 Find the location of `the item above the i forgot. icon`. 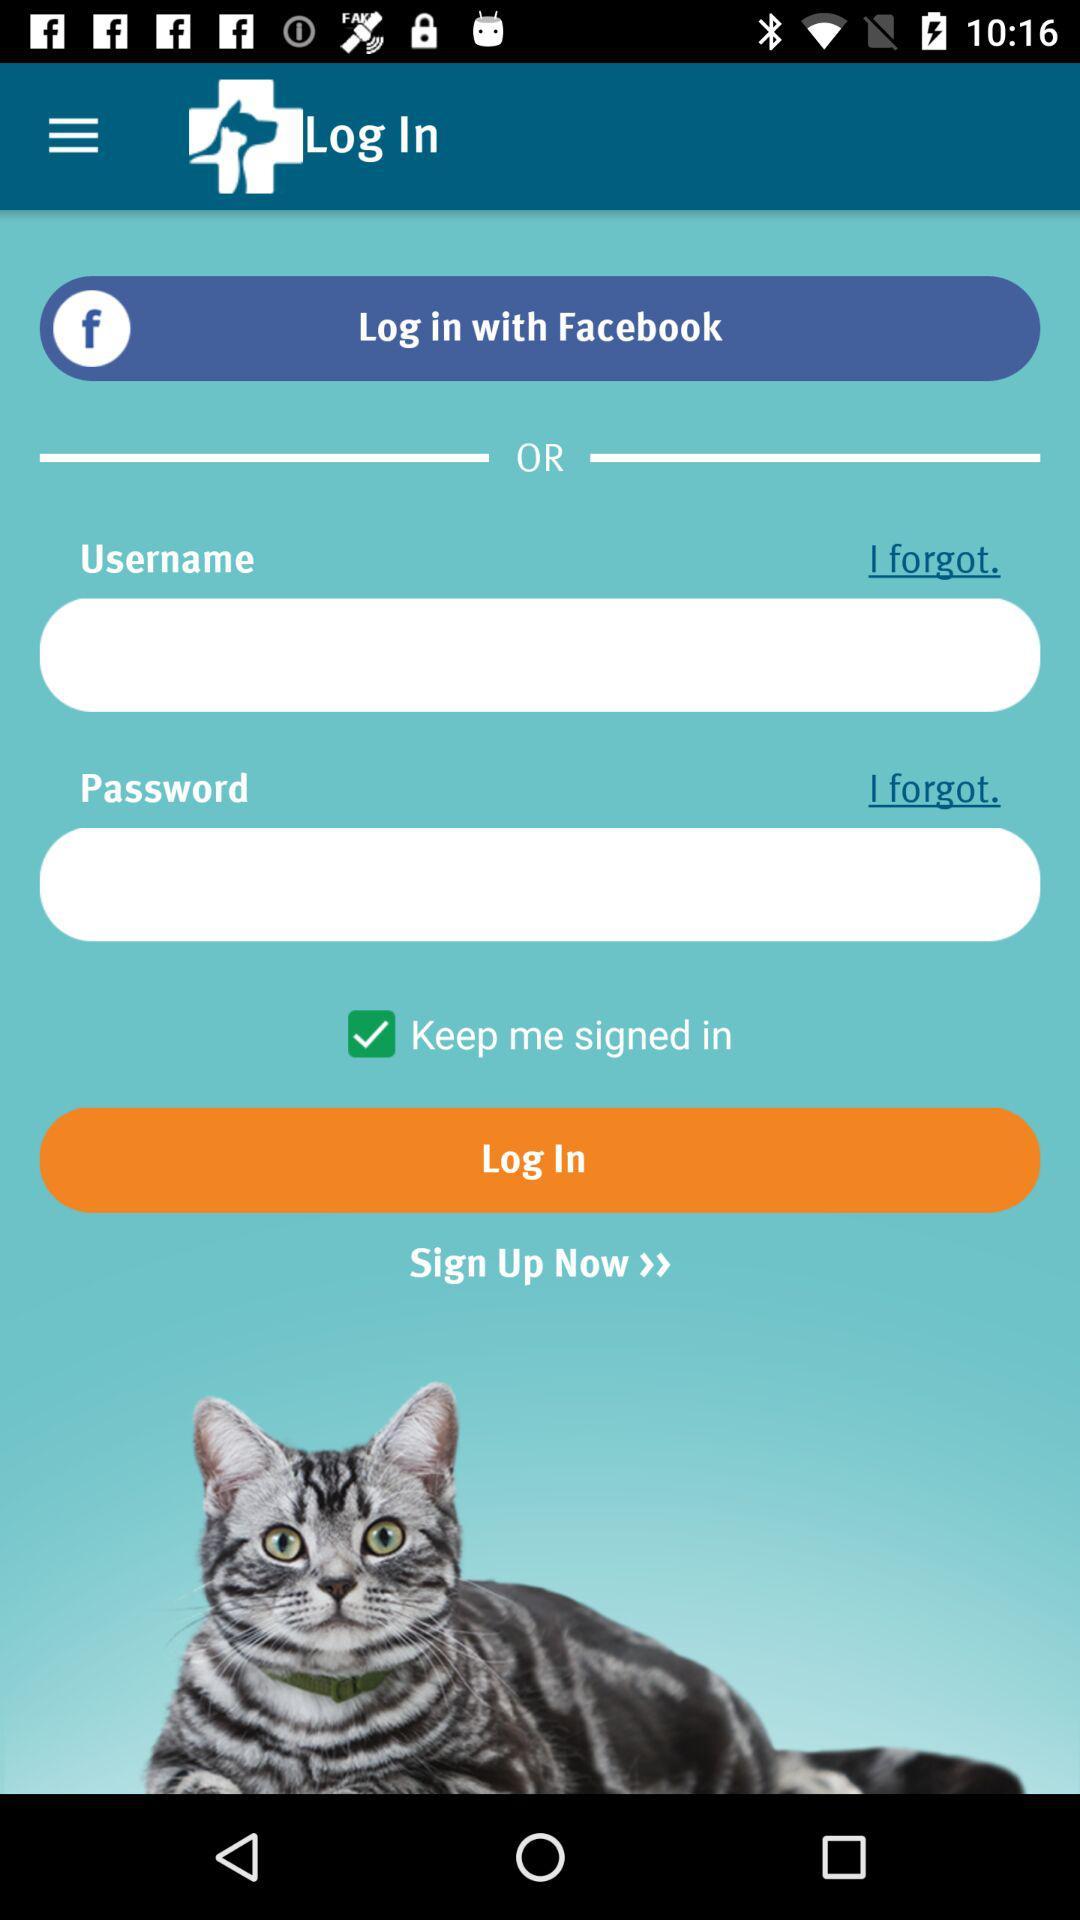

the item above the i forgot. icon is located at coordinates (540, 655).